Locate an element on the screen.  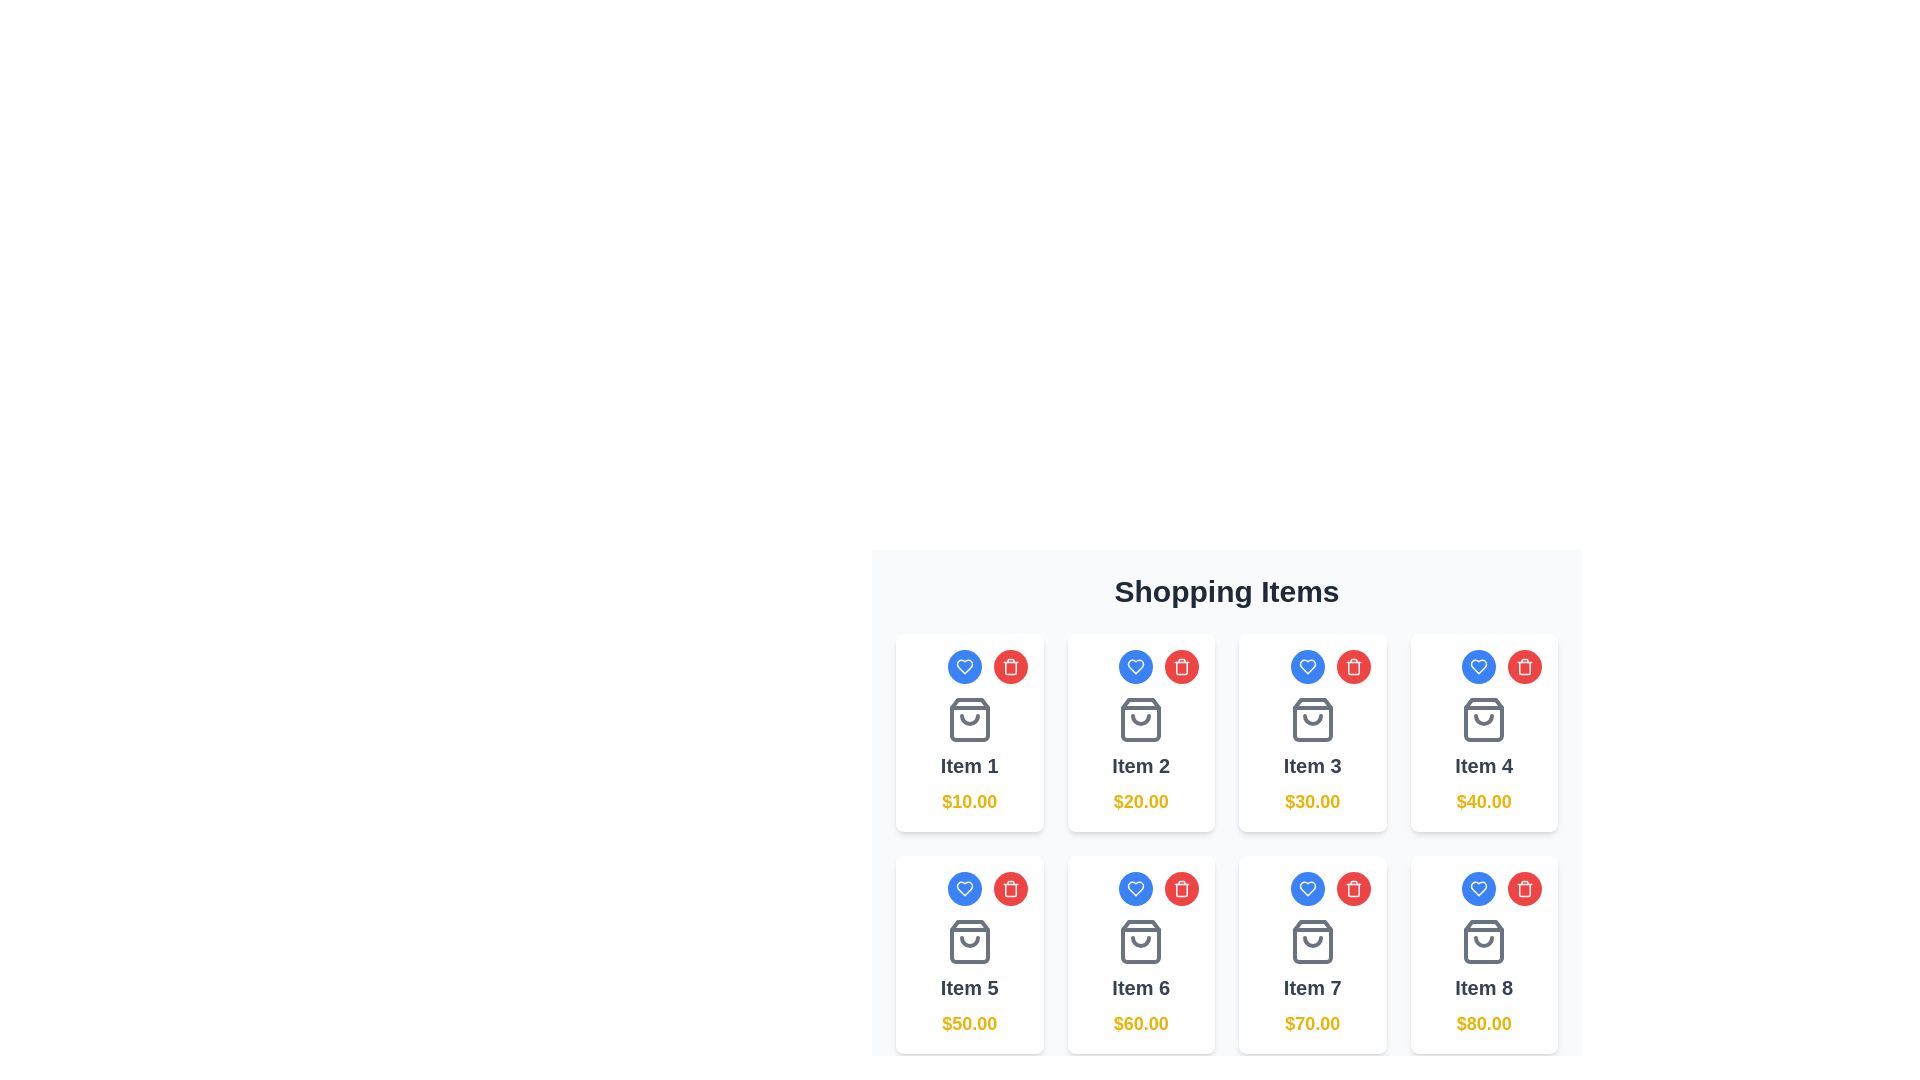
the 'Delete' icon located at the upper-right side of the card labeled 'Item 3' is located at coordinates (1010, 668).